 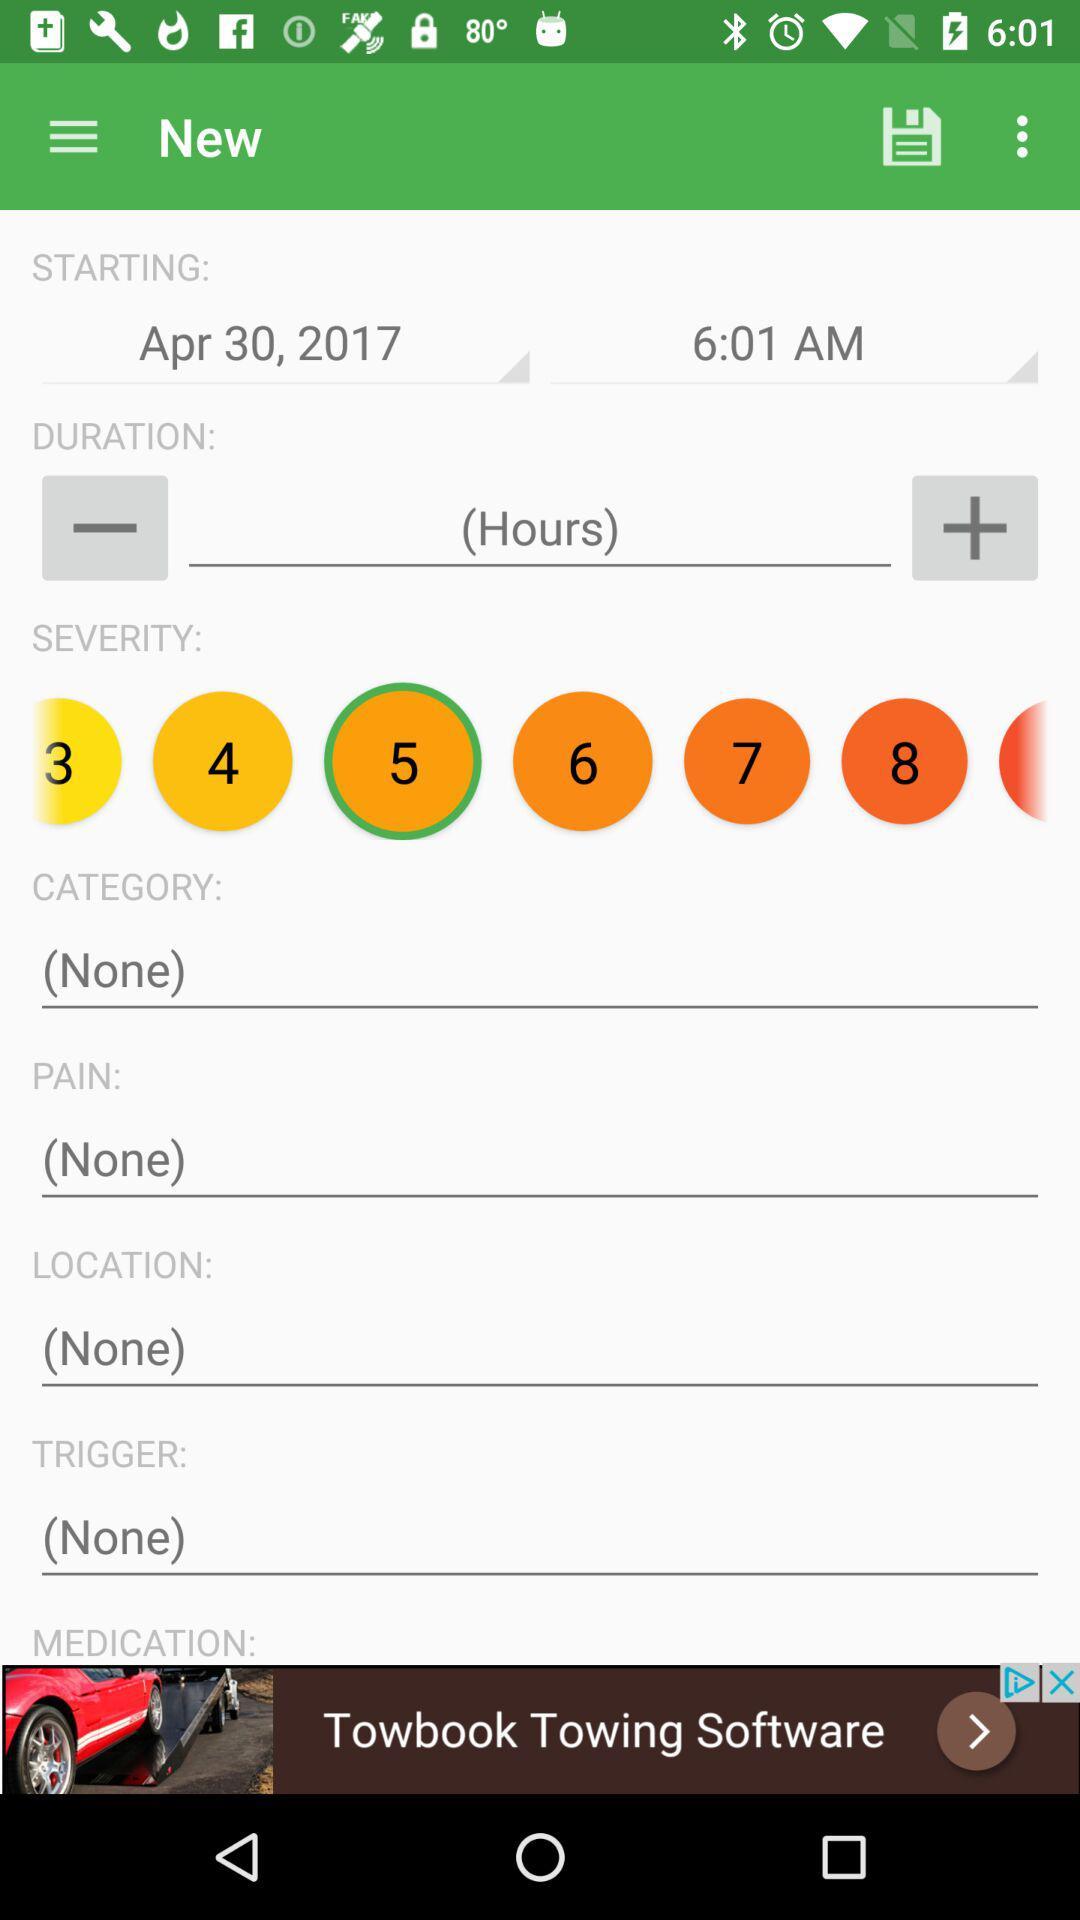 I want to click on the add icon, so click(x=974, y=528).